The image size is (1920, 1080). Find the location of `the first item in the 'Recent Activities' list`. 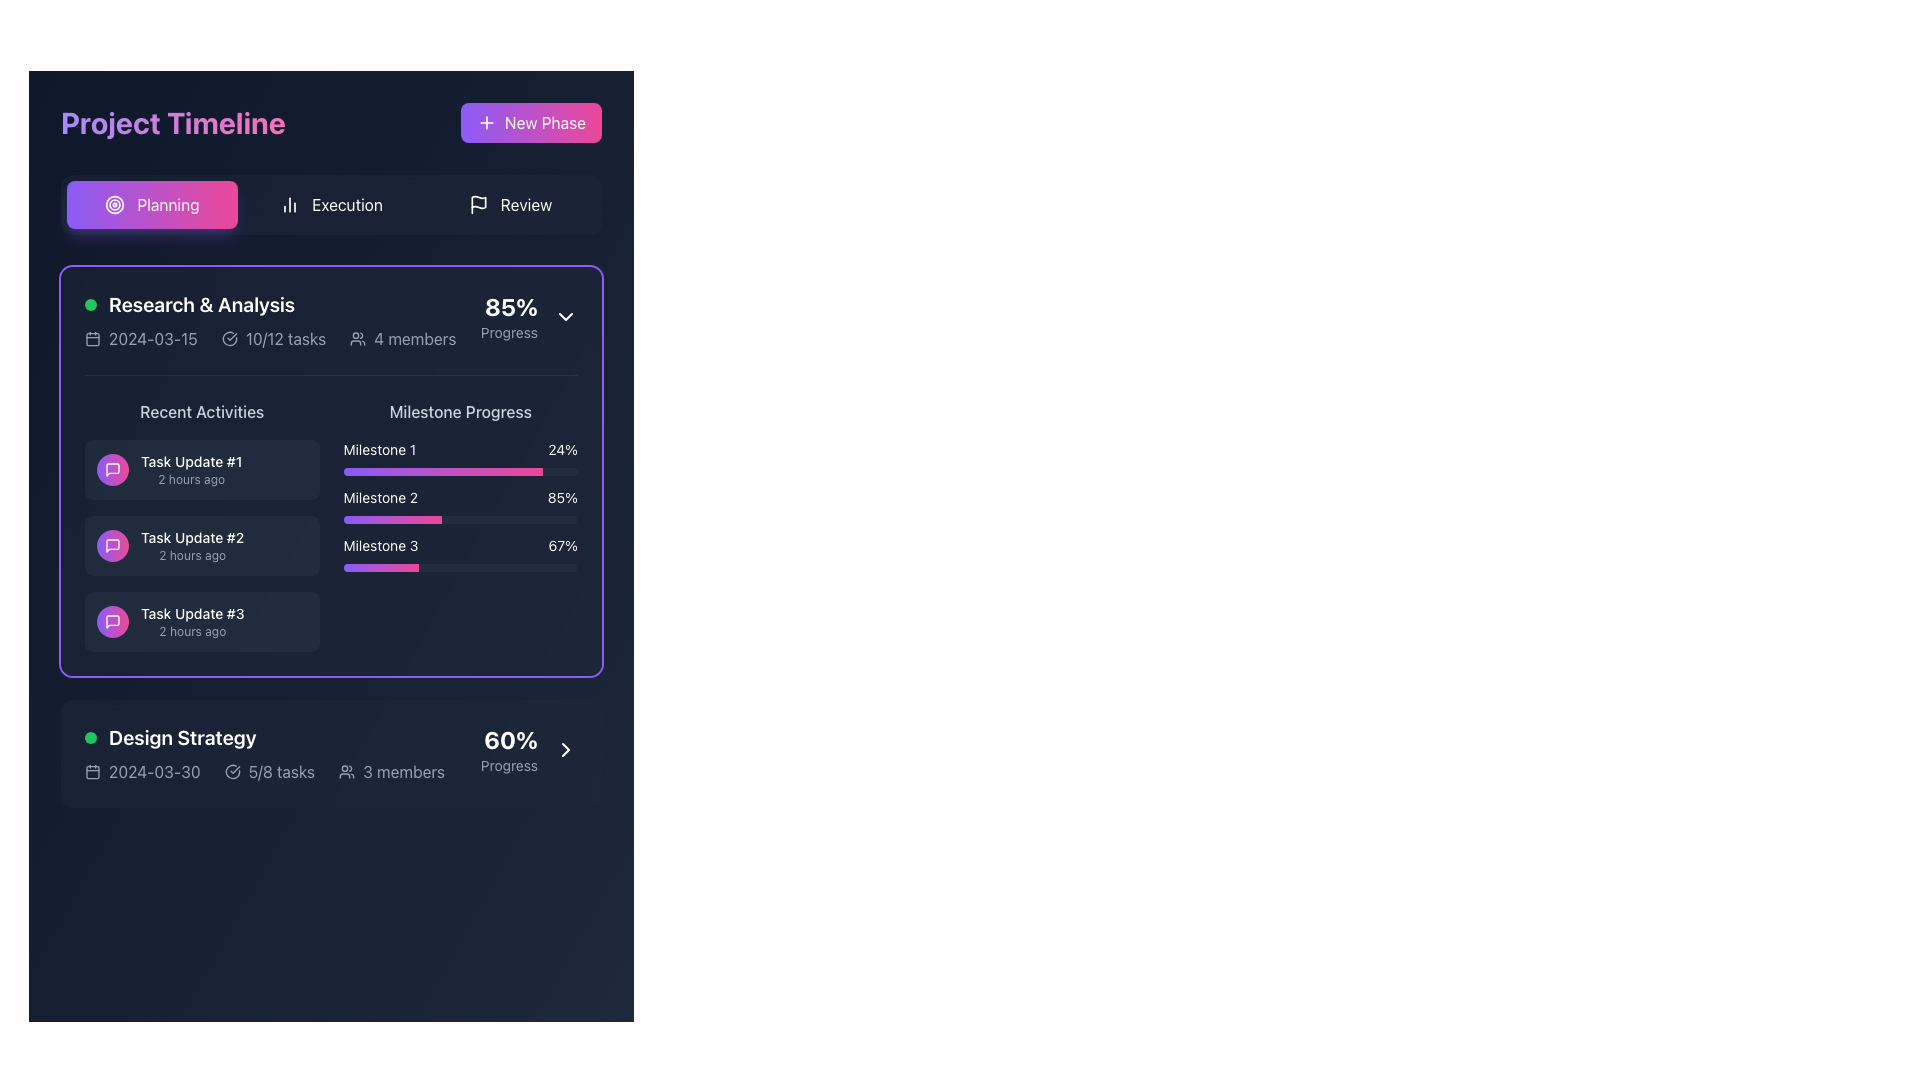

the first item in the 'Recent Activities' list is located at coordinates (202, 470).